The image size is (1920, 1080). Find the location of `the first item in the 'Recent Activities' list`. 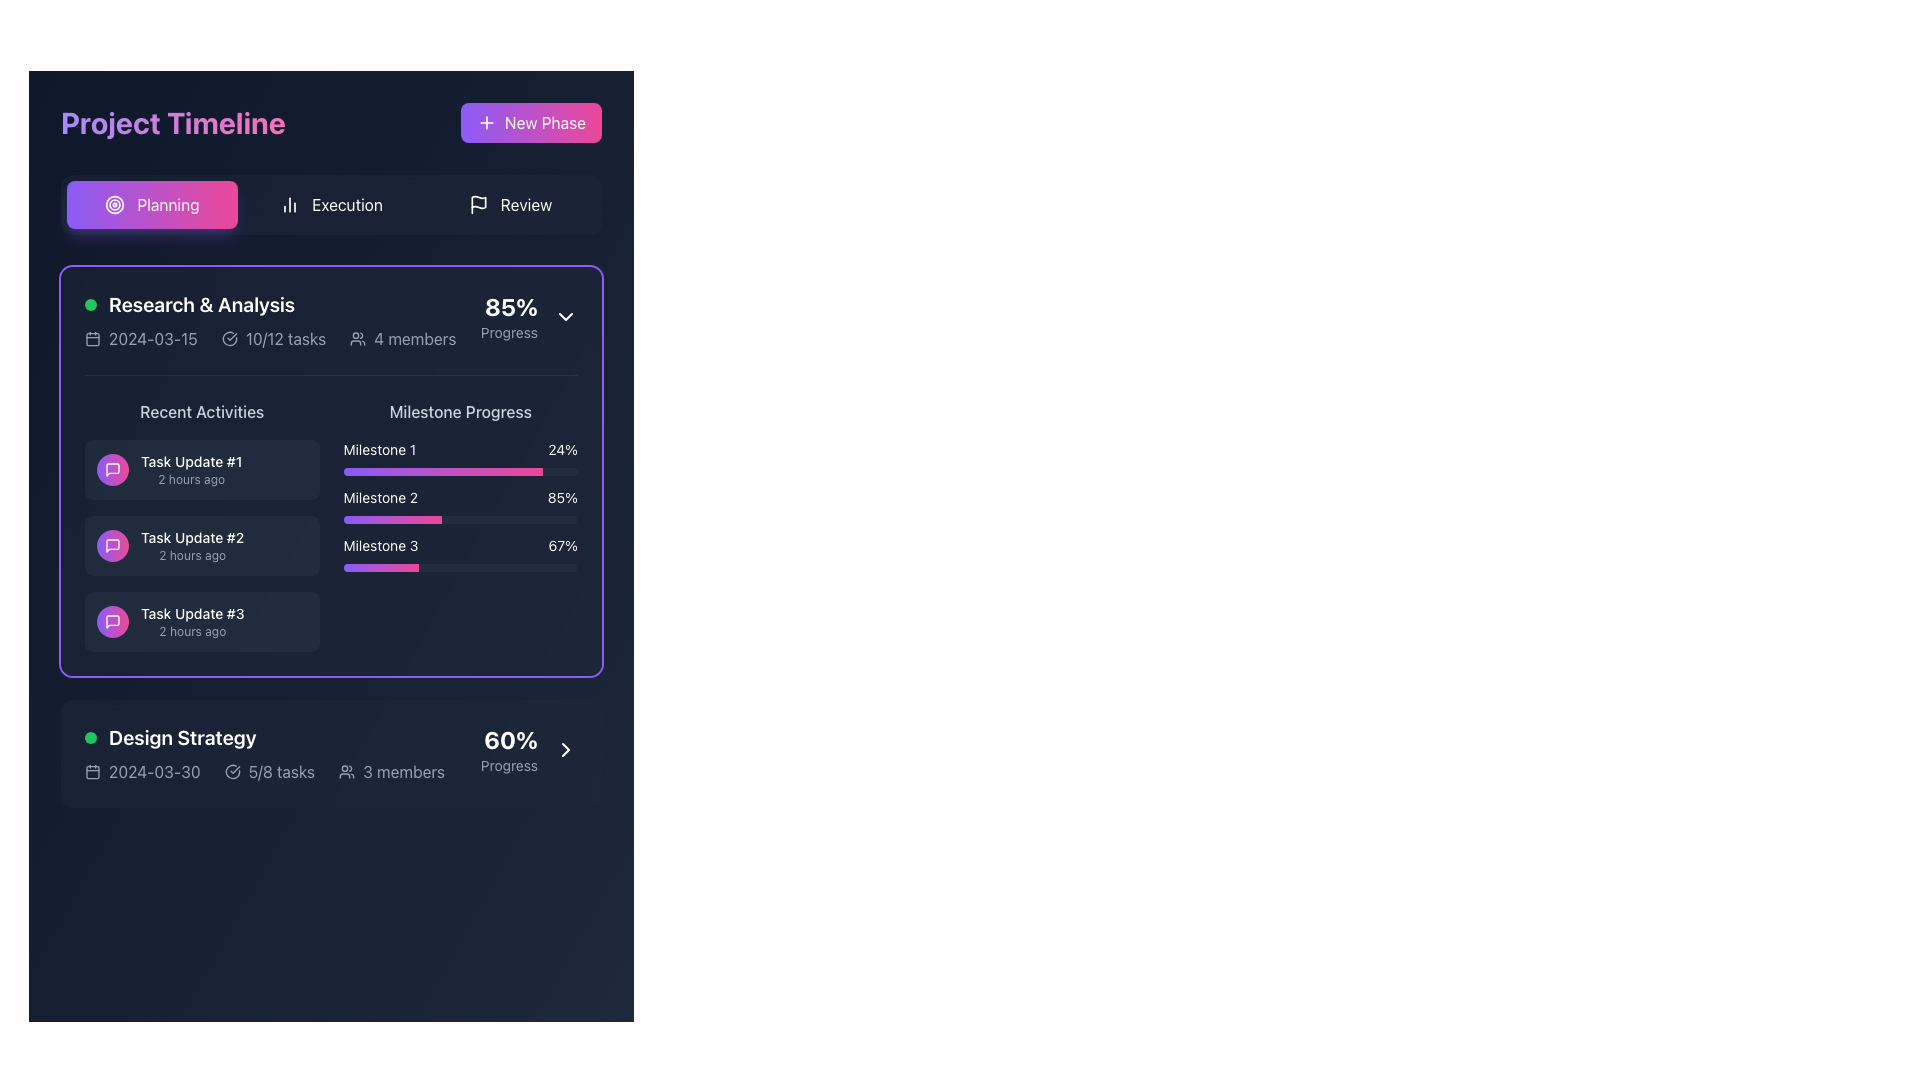

the first item in the 'Recent Activities' list is located at coordinates (202, 470).